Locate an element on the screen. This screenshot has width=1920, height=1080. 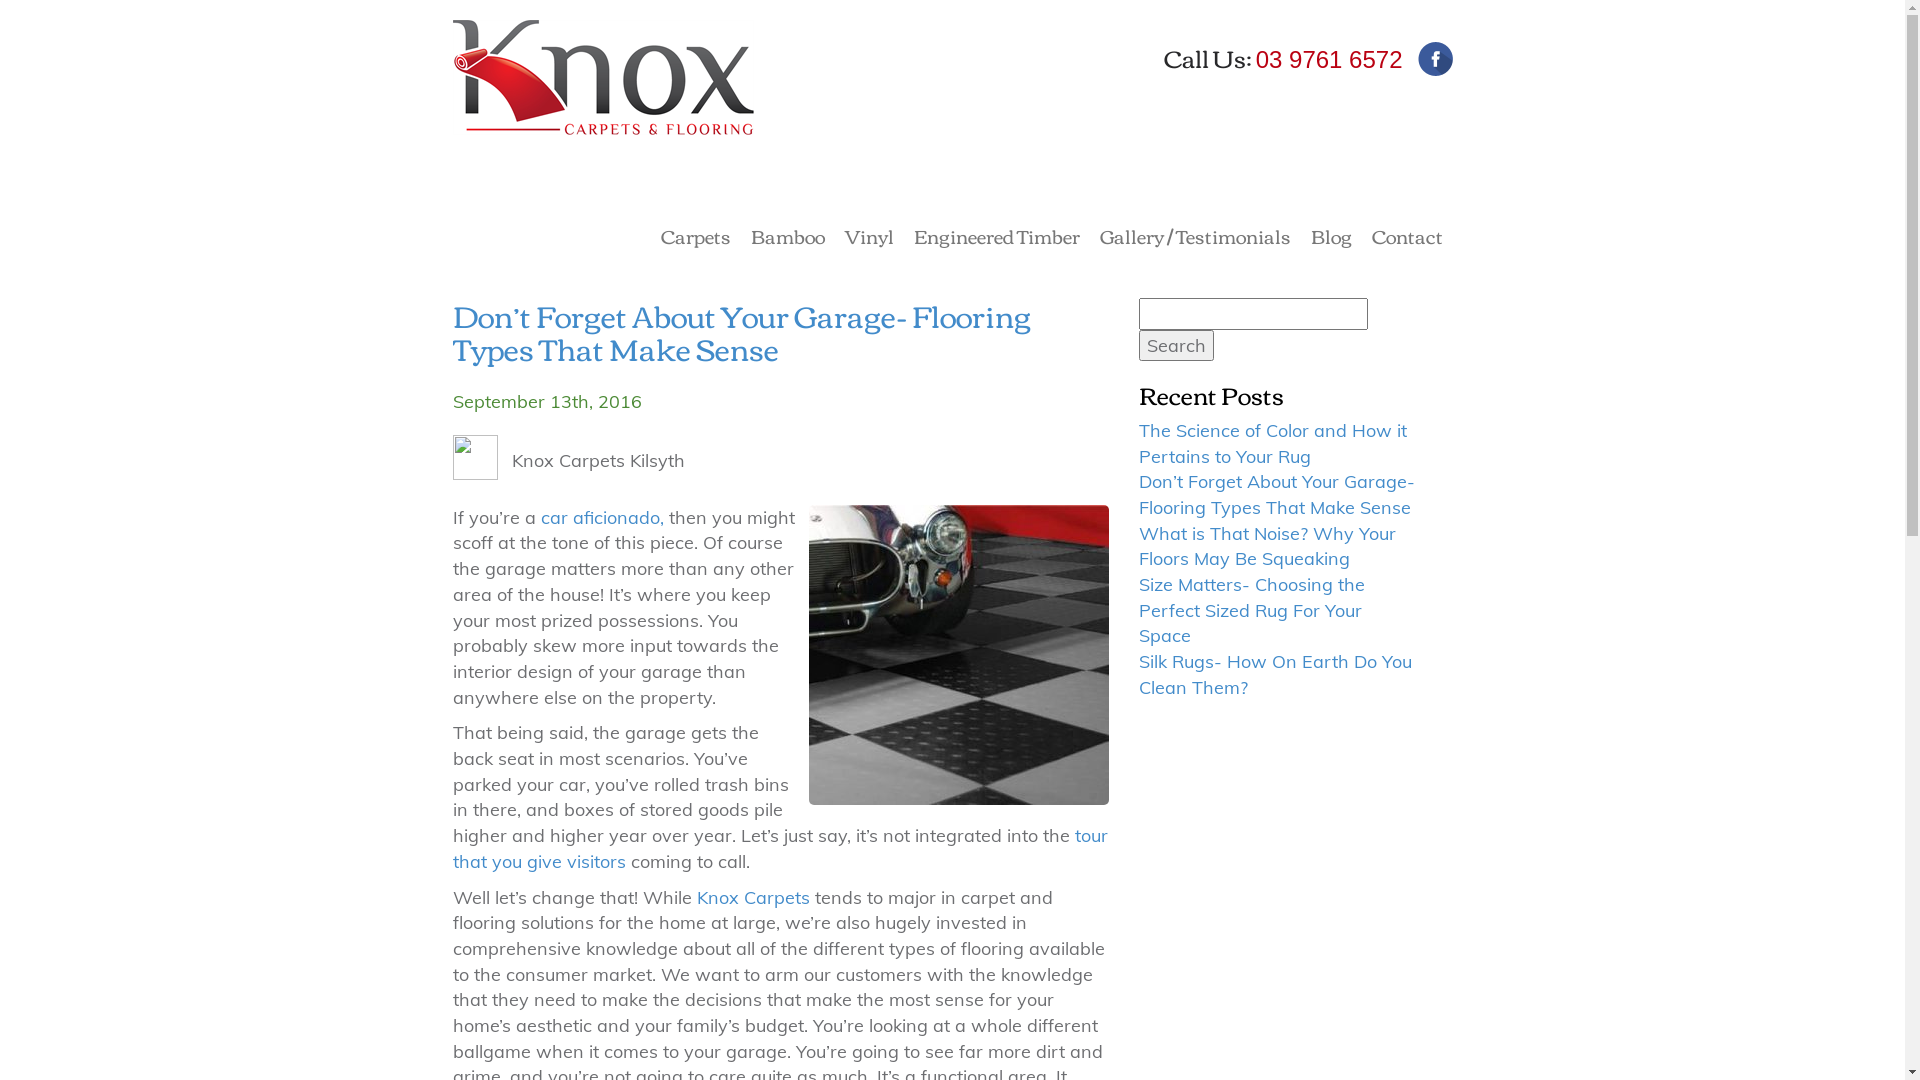
'Silk Rugs- How On Earth Do You Clean Them?' is located at coordinates (1274, 674).